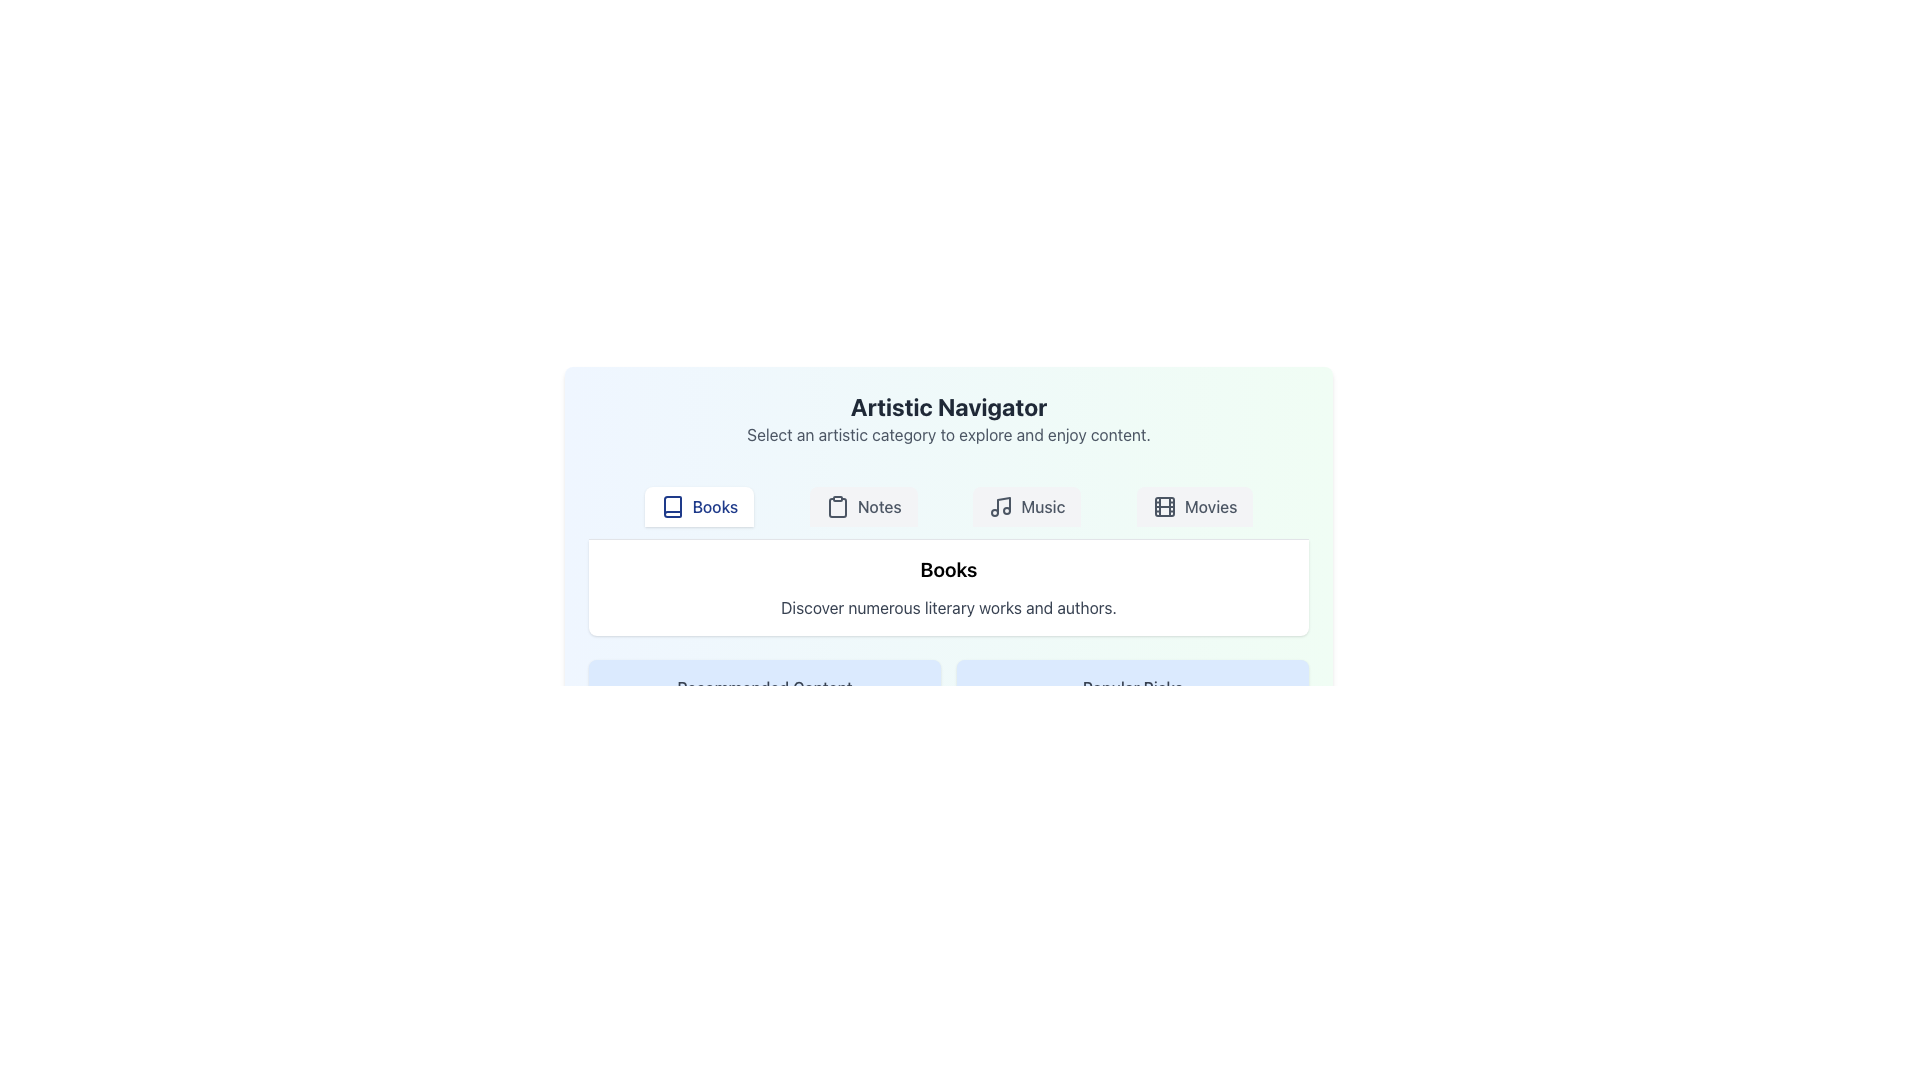  Describe the element at coordinates (863, 505) in the screenshot. I see `the 'Notes' button in the navigation bar` at that location.